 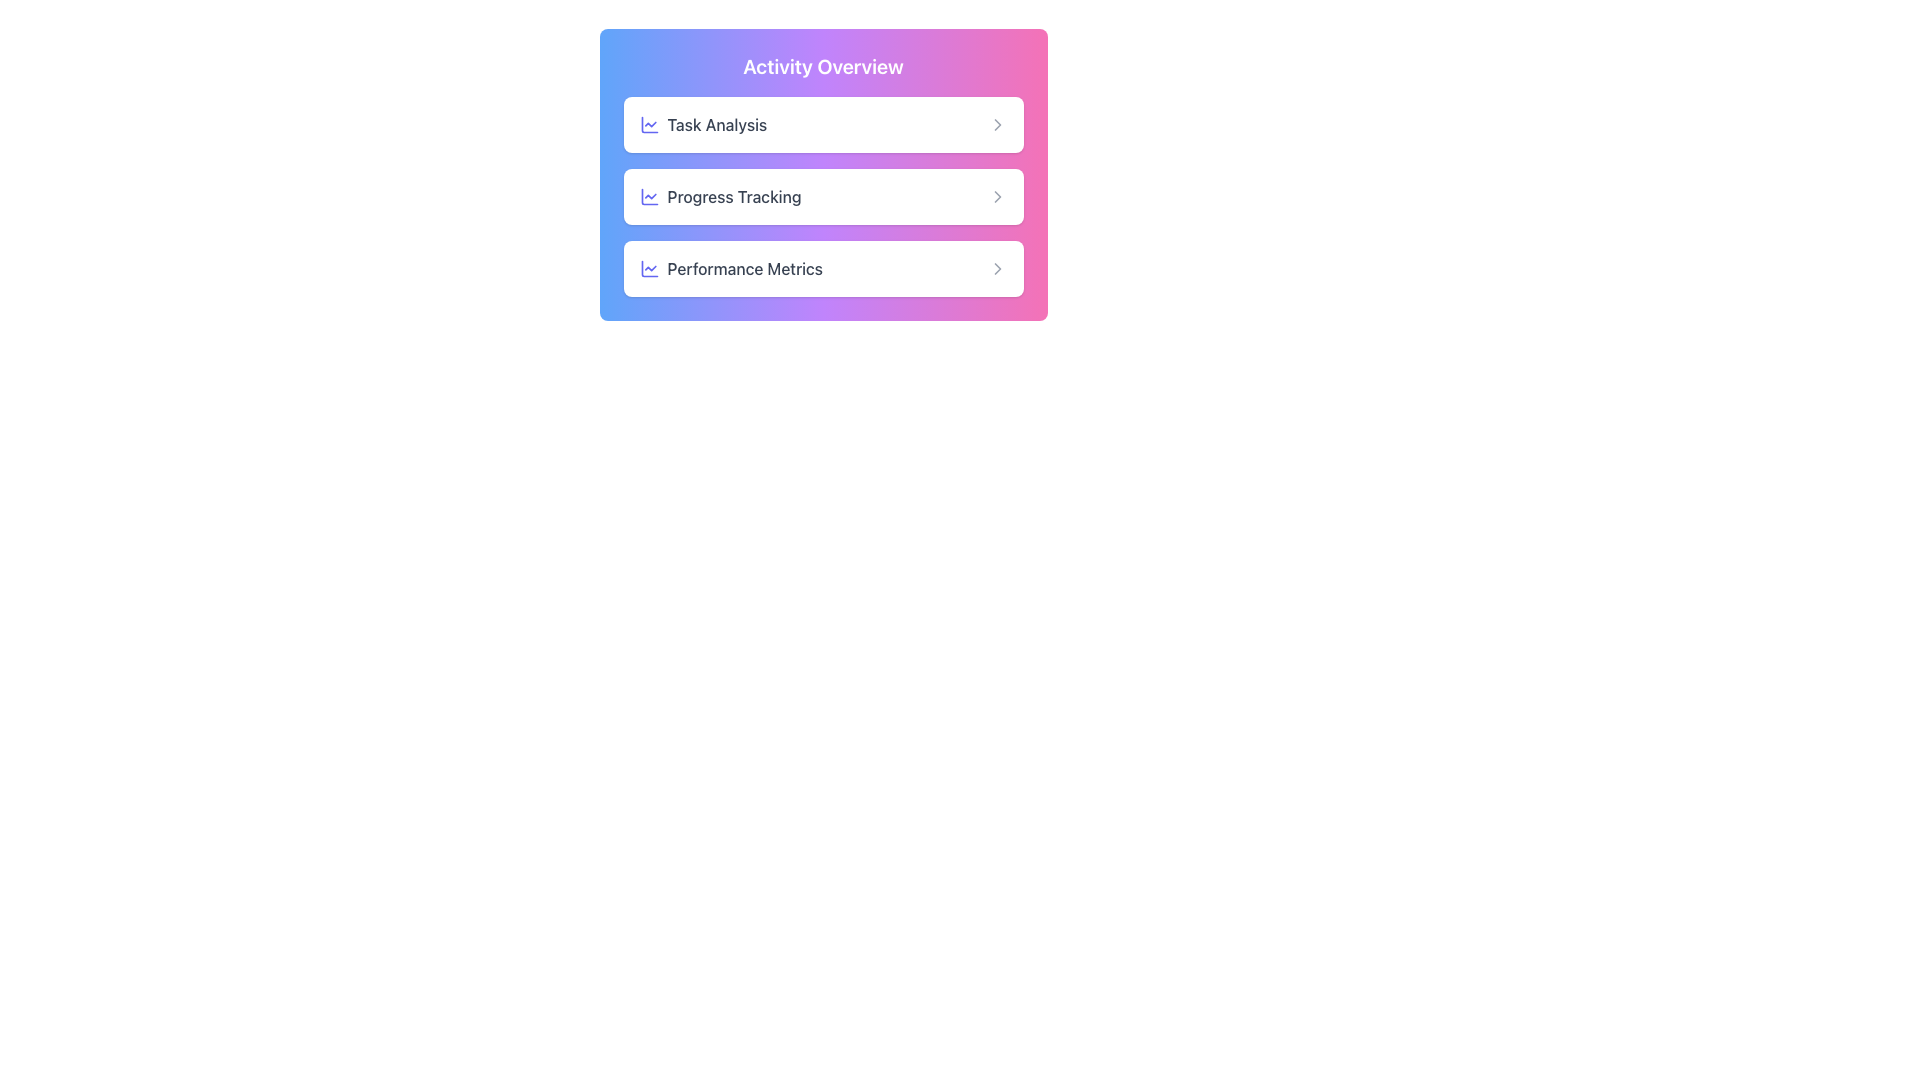 What do you see at coordinates (997, 196) in the screenshot?
I see `the chevron icon located to the far right within the 'Progress Tracking' button, which is one of three vertically stacked buttons under the 'Activity Overview' header` at bounding box center [997, 196].